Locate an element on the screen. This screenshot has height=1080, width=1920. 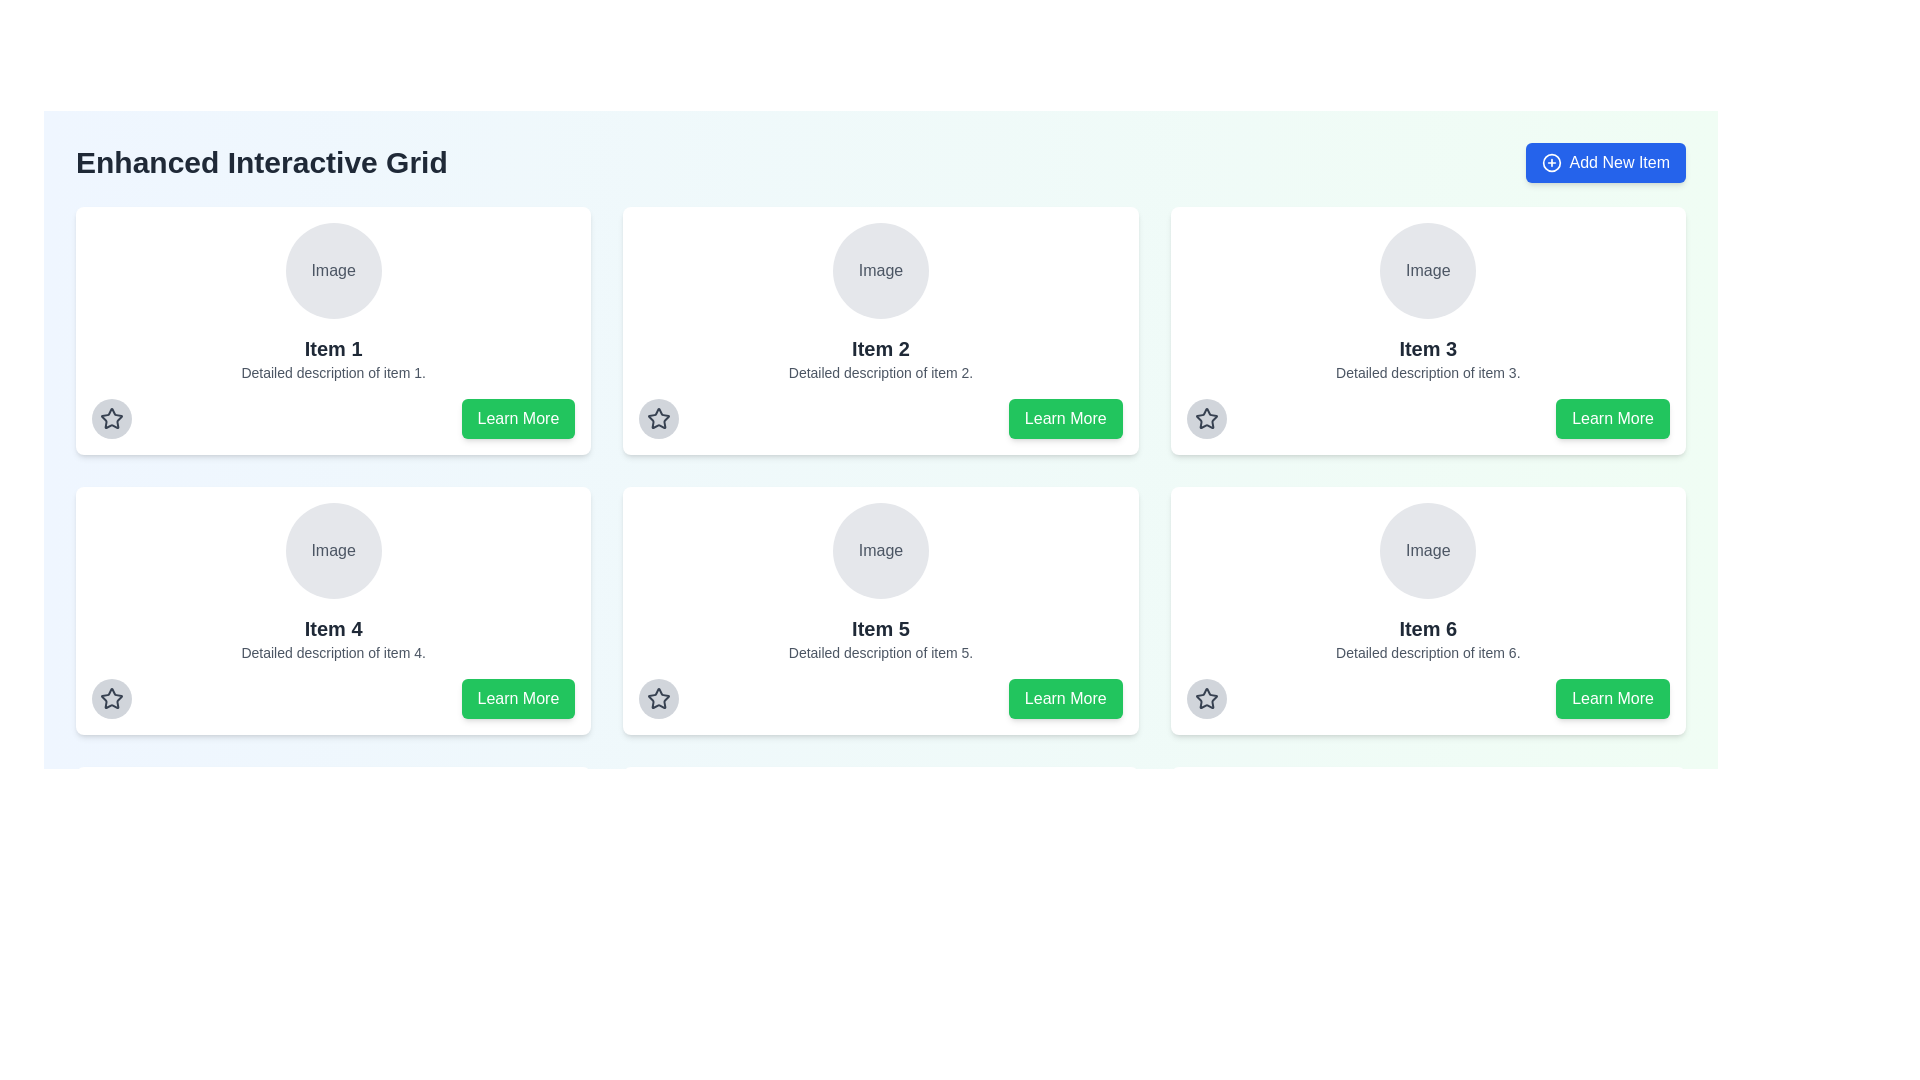
the star icon within the circular button on the card labeled 'Item 5' is located at coordinates (658, 697).